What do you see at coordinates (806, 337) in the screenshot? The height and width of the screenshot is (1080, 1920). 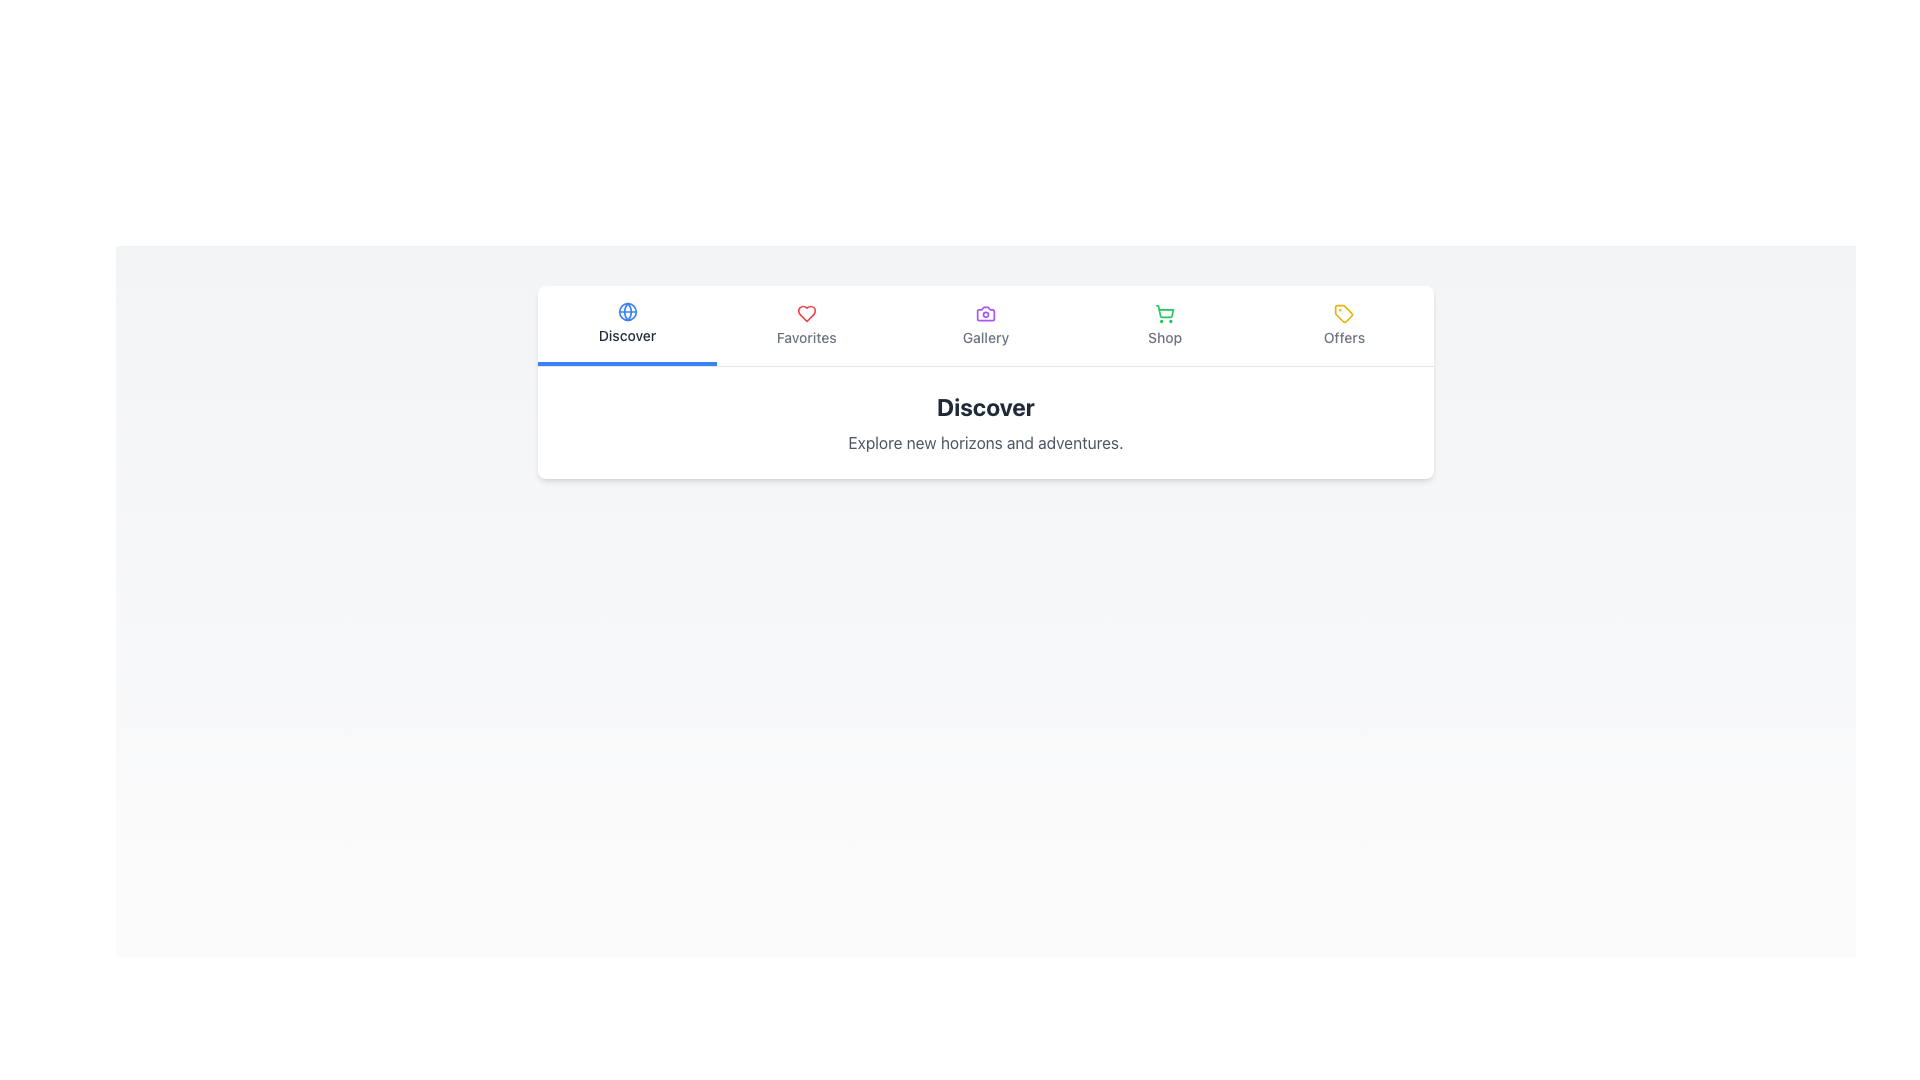 I see `text label indicating the section 'Favorites' in the navigation menu located between 'Discover' and 'Gallery'` at bounding box center [806, 337].